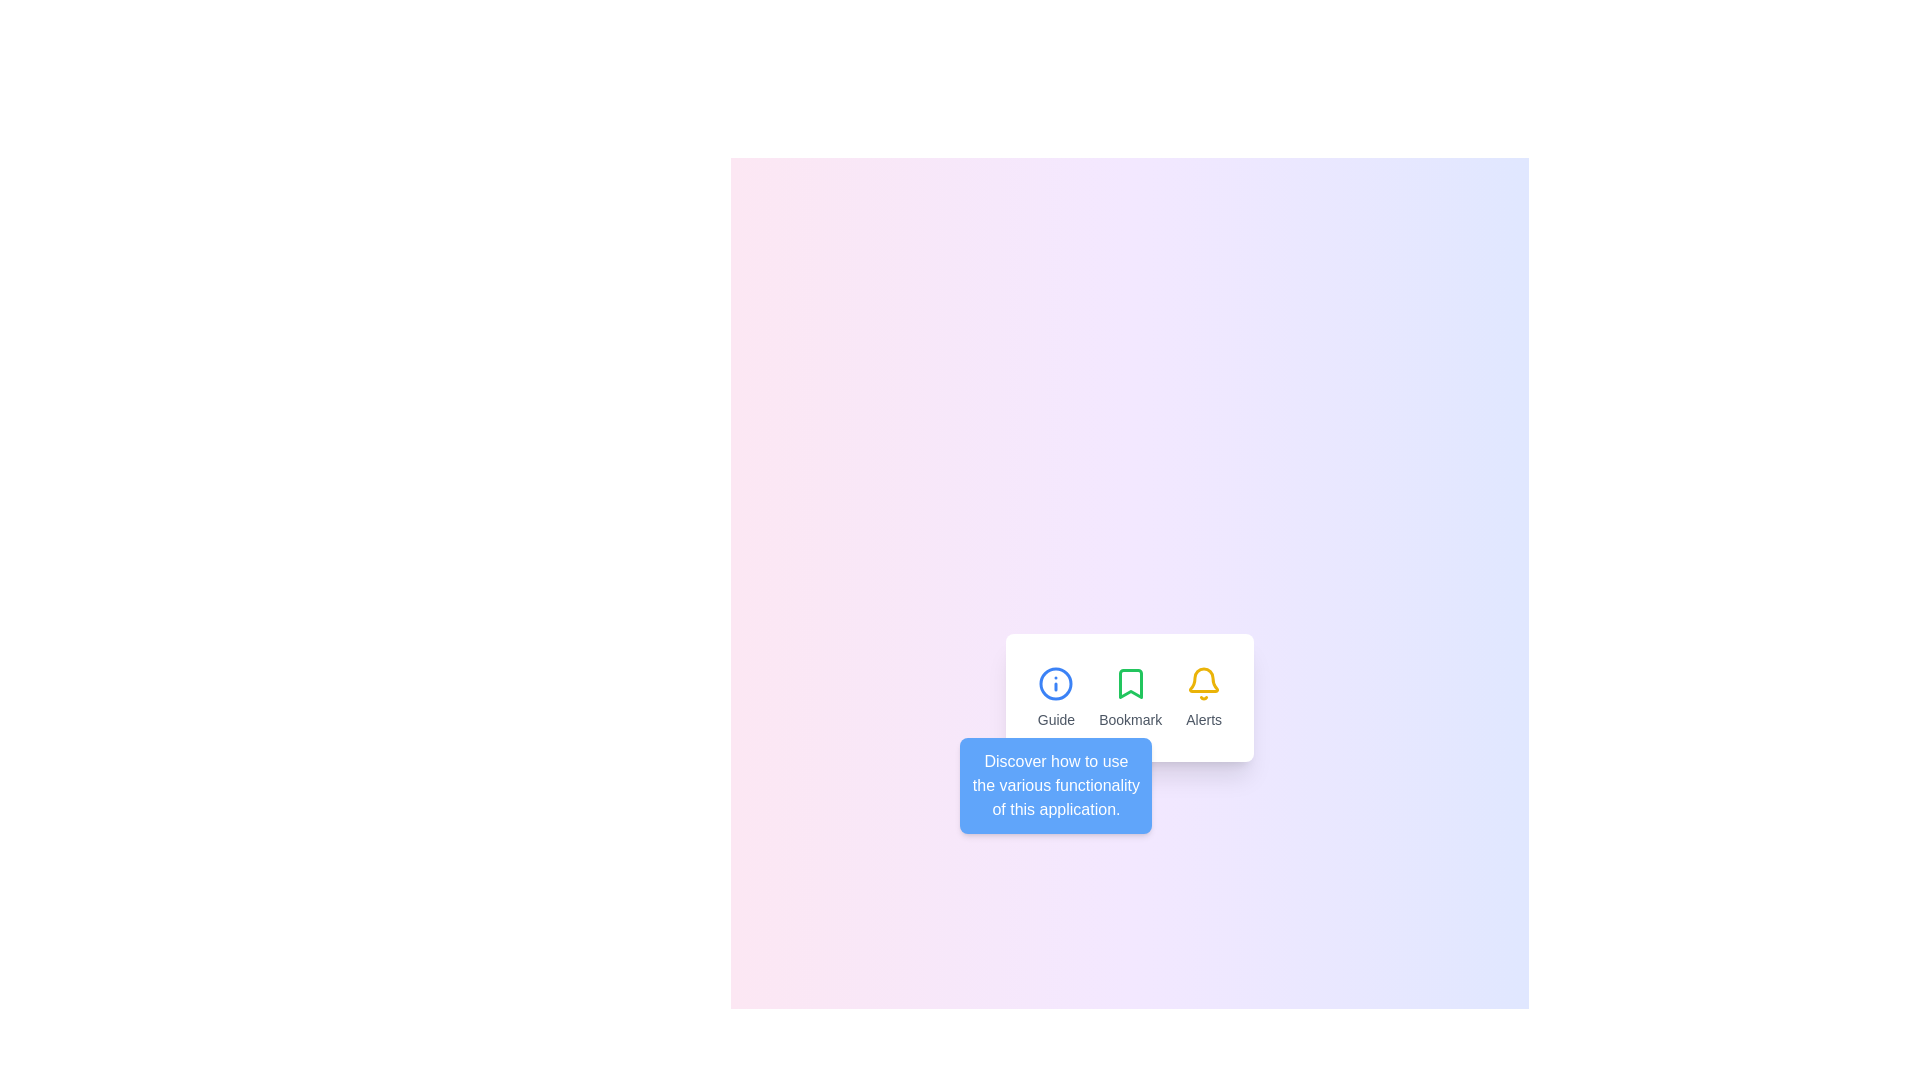  Describe the element at coordinates (1130, 697) in the screenshot. I see `the visual indicator labeled 'Bookmark', which is a green bookmark icon with gray text below it, positioned between 'Guide' and 'Alerts'` at that location.